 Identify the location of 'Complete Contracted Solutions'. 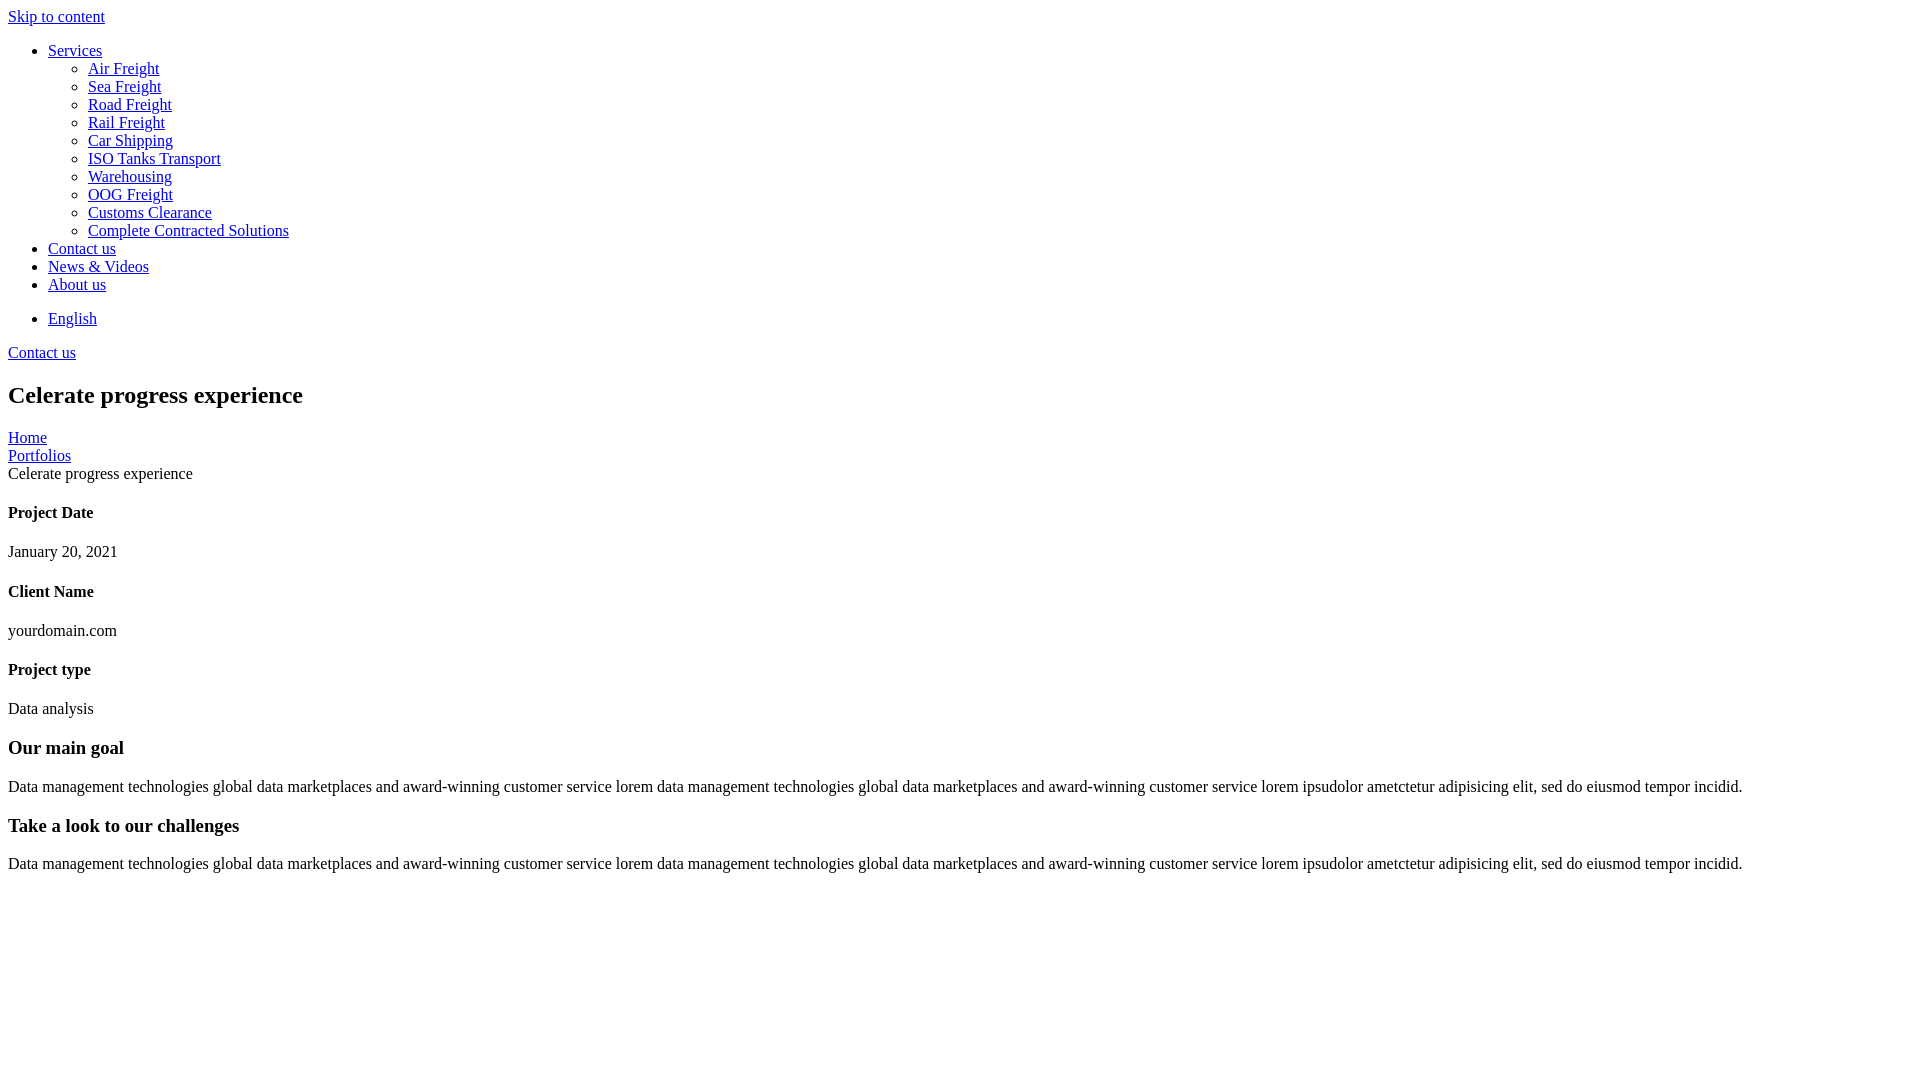
(999, 230).